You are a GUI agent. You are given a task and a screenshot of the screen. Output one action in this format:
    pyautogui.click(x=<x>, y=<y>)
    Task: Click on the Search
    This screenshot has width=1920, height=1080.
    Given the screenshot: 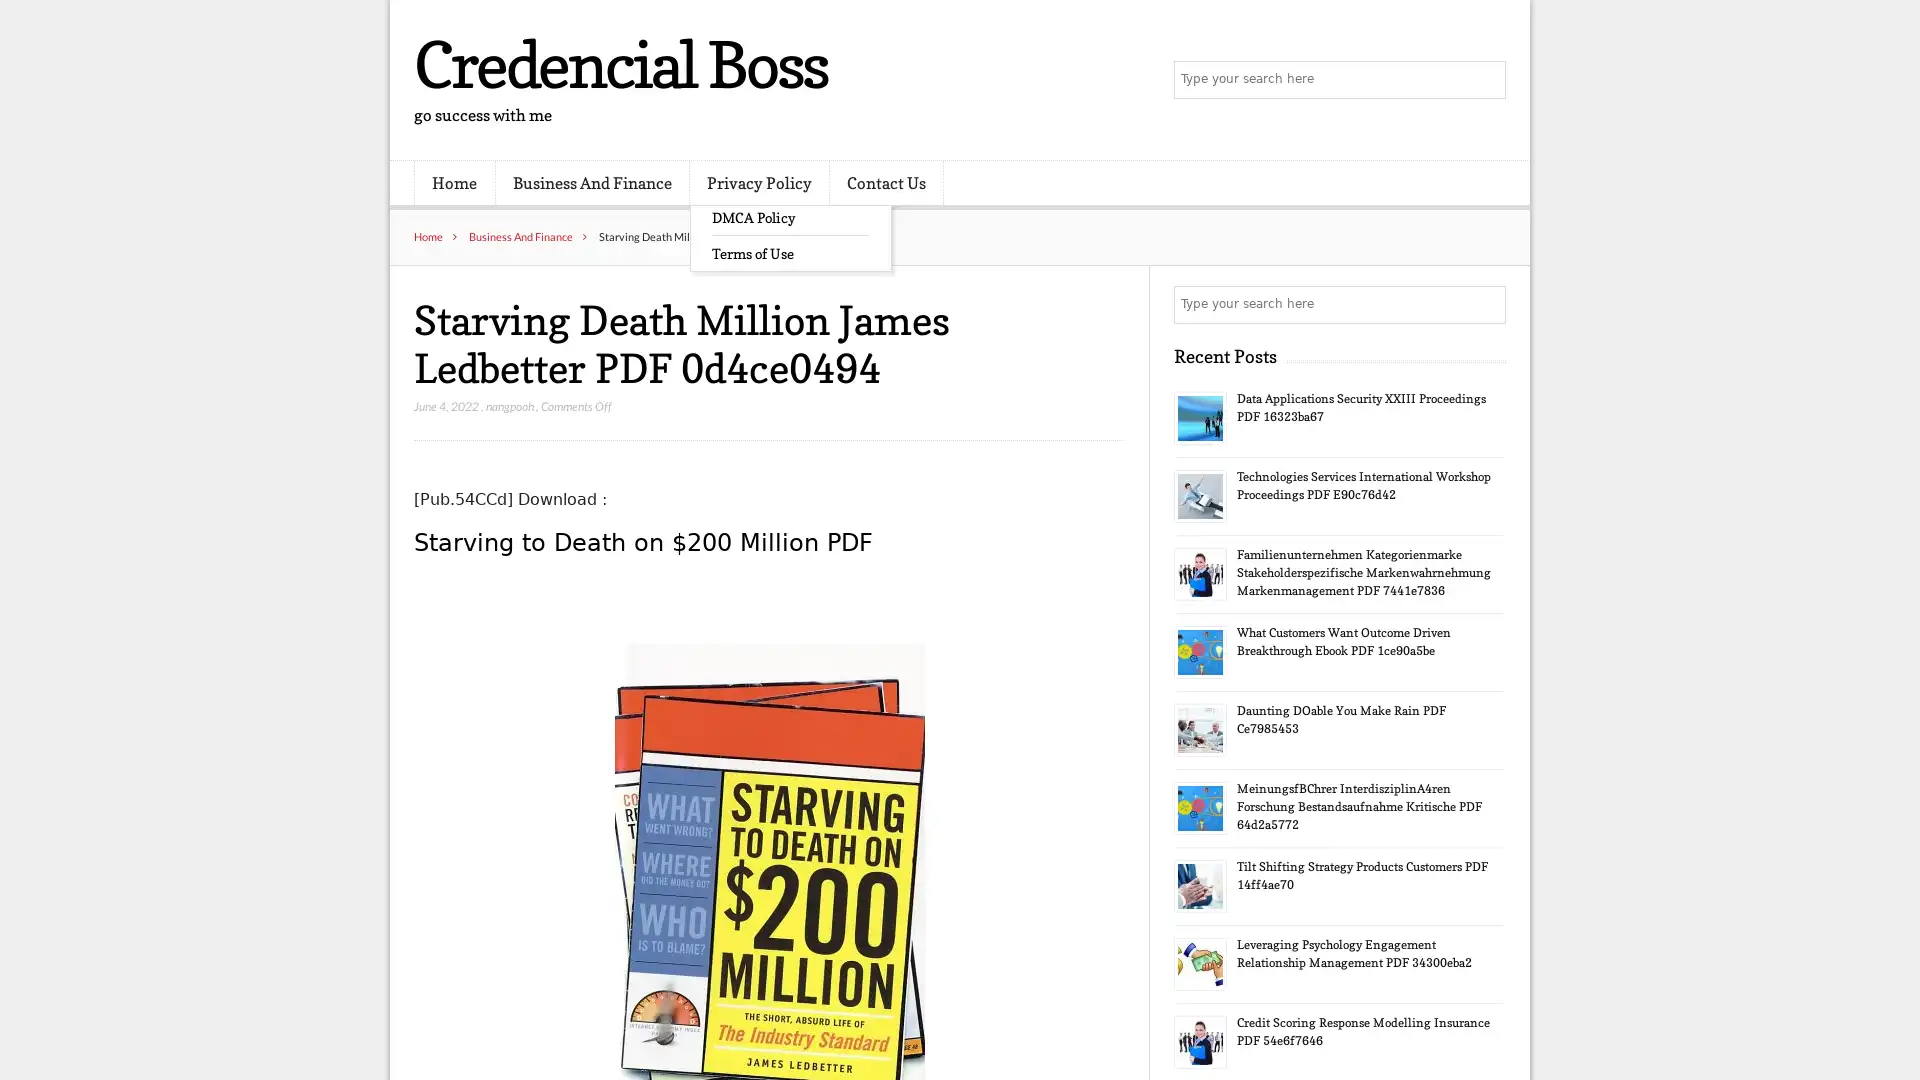 What is the action you would take?
    pyautogui.click(x=1485, y=80)
    